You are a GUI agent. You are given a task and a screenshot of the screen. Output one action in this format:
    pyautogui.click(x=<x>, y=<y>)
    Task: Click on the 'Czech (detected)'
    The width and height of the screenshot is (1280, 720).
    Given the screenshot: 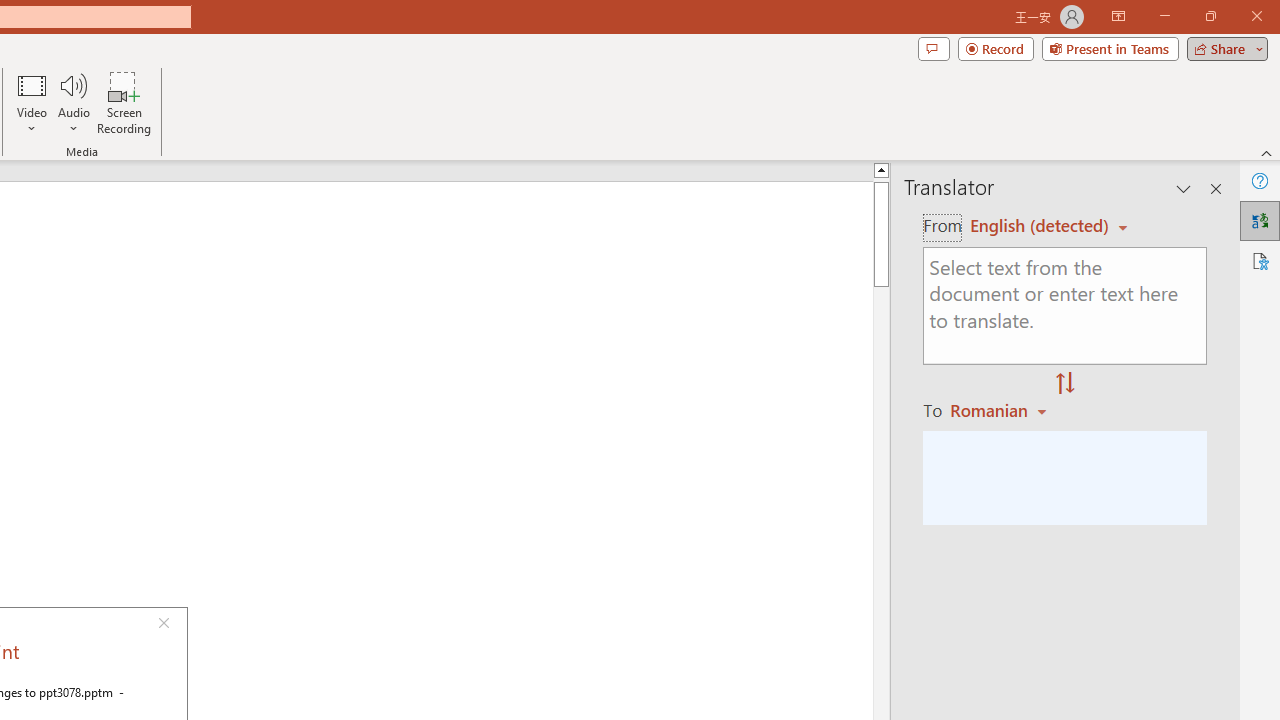 What is the action you would take?
    pyautogui.click(x=1040, y=225)
    